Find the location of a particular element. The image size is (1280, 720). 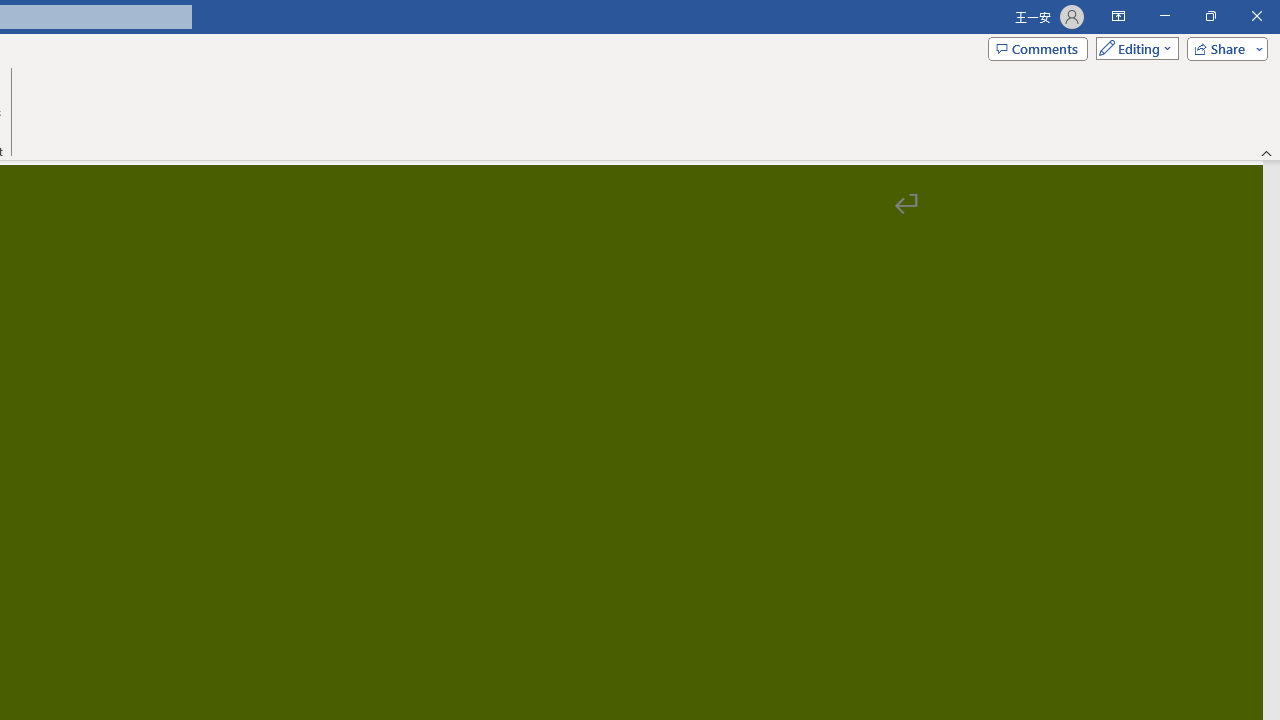

'Comments' is located at coordinates (1038, 47).